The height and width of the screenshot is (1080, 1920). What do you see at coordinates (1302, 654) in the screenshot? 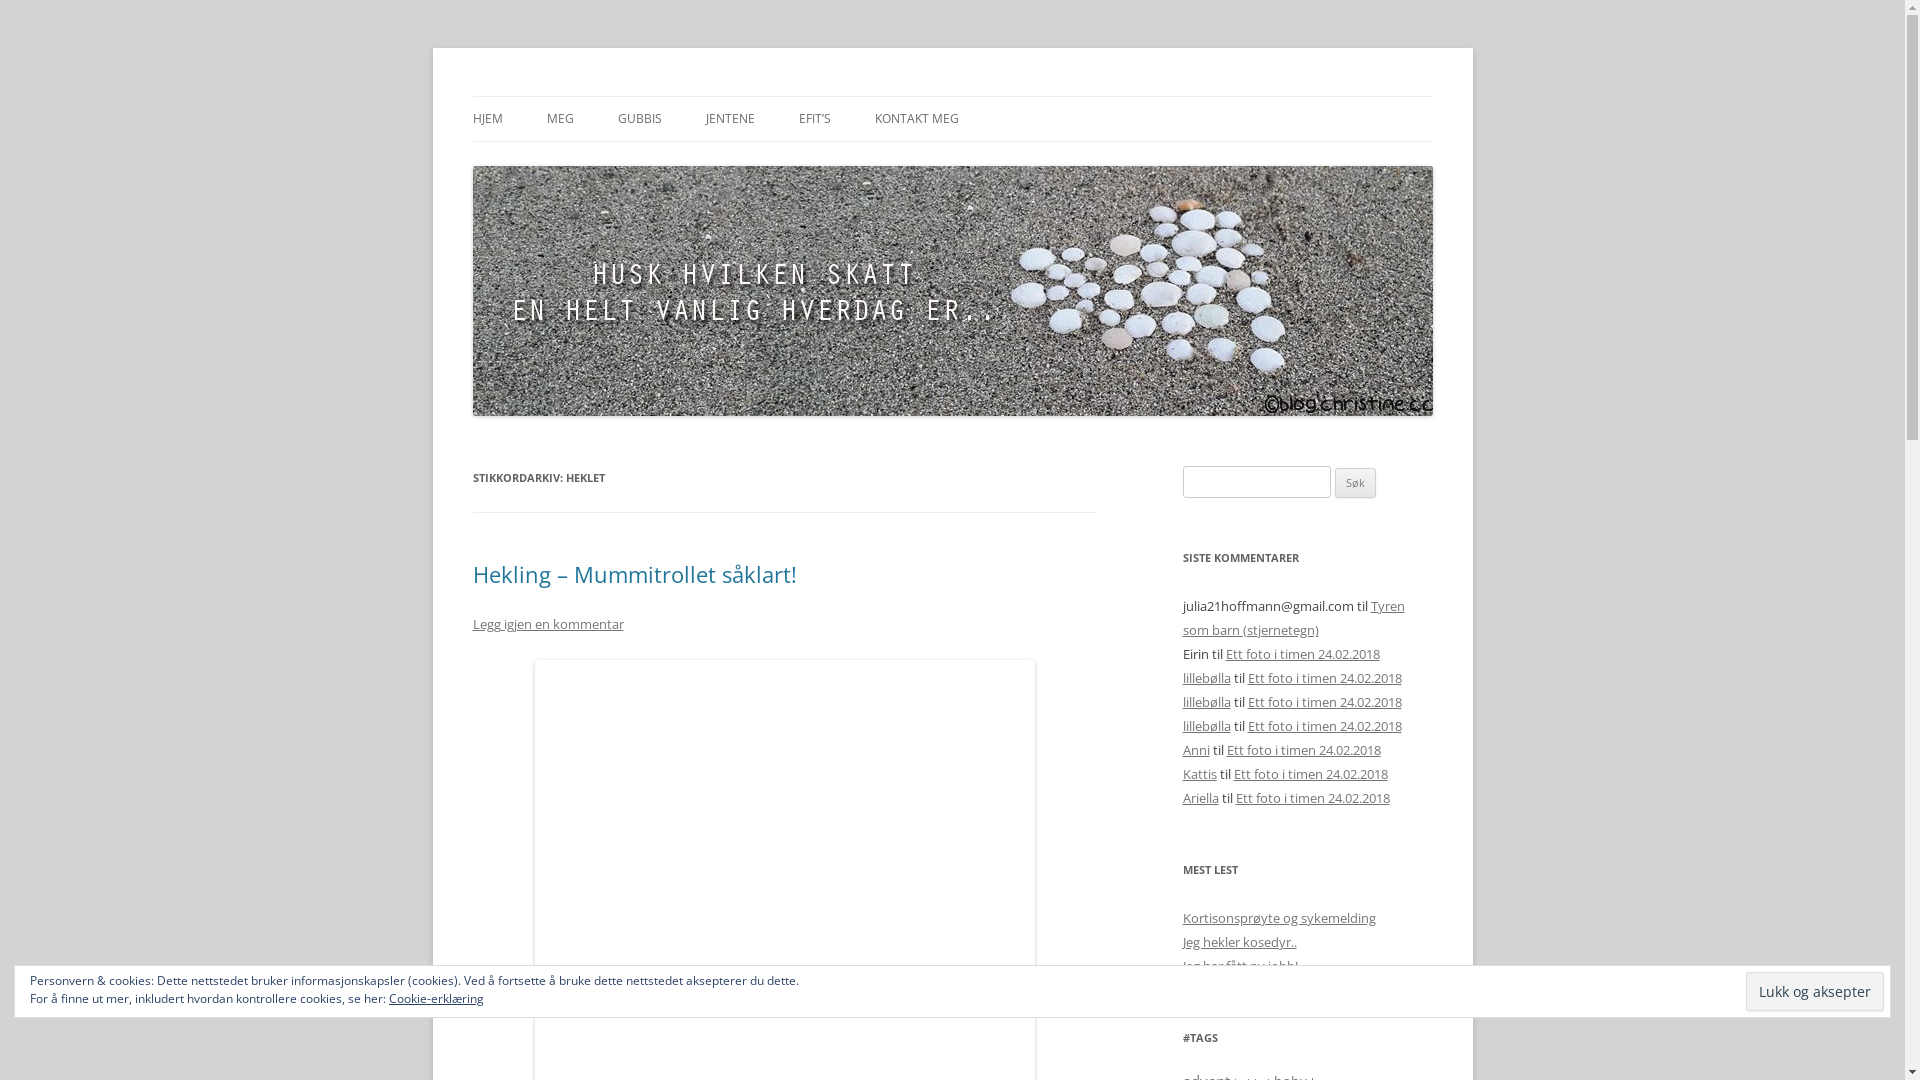
I see `'Ett foto i timen 24.02.2018'` at bounding box center [1302, 654].